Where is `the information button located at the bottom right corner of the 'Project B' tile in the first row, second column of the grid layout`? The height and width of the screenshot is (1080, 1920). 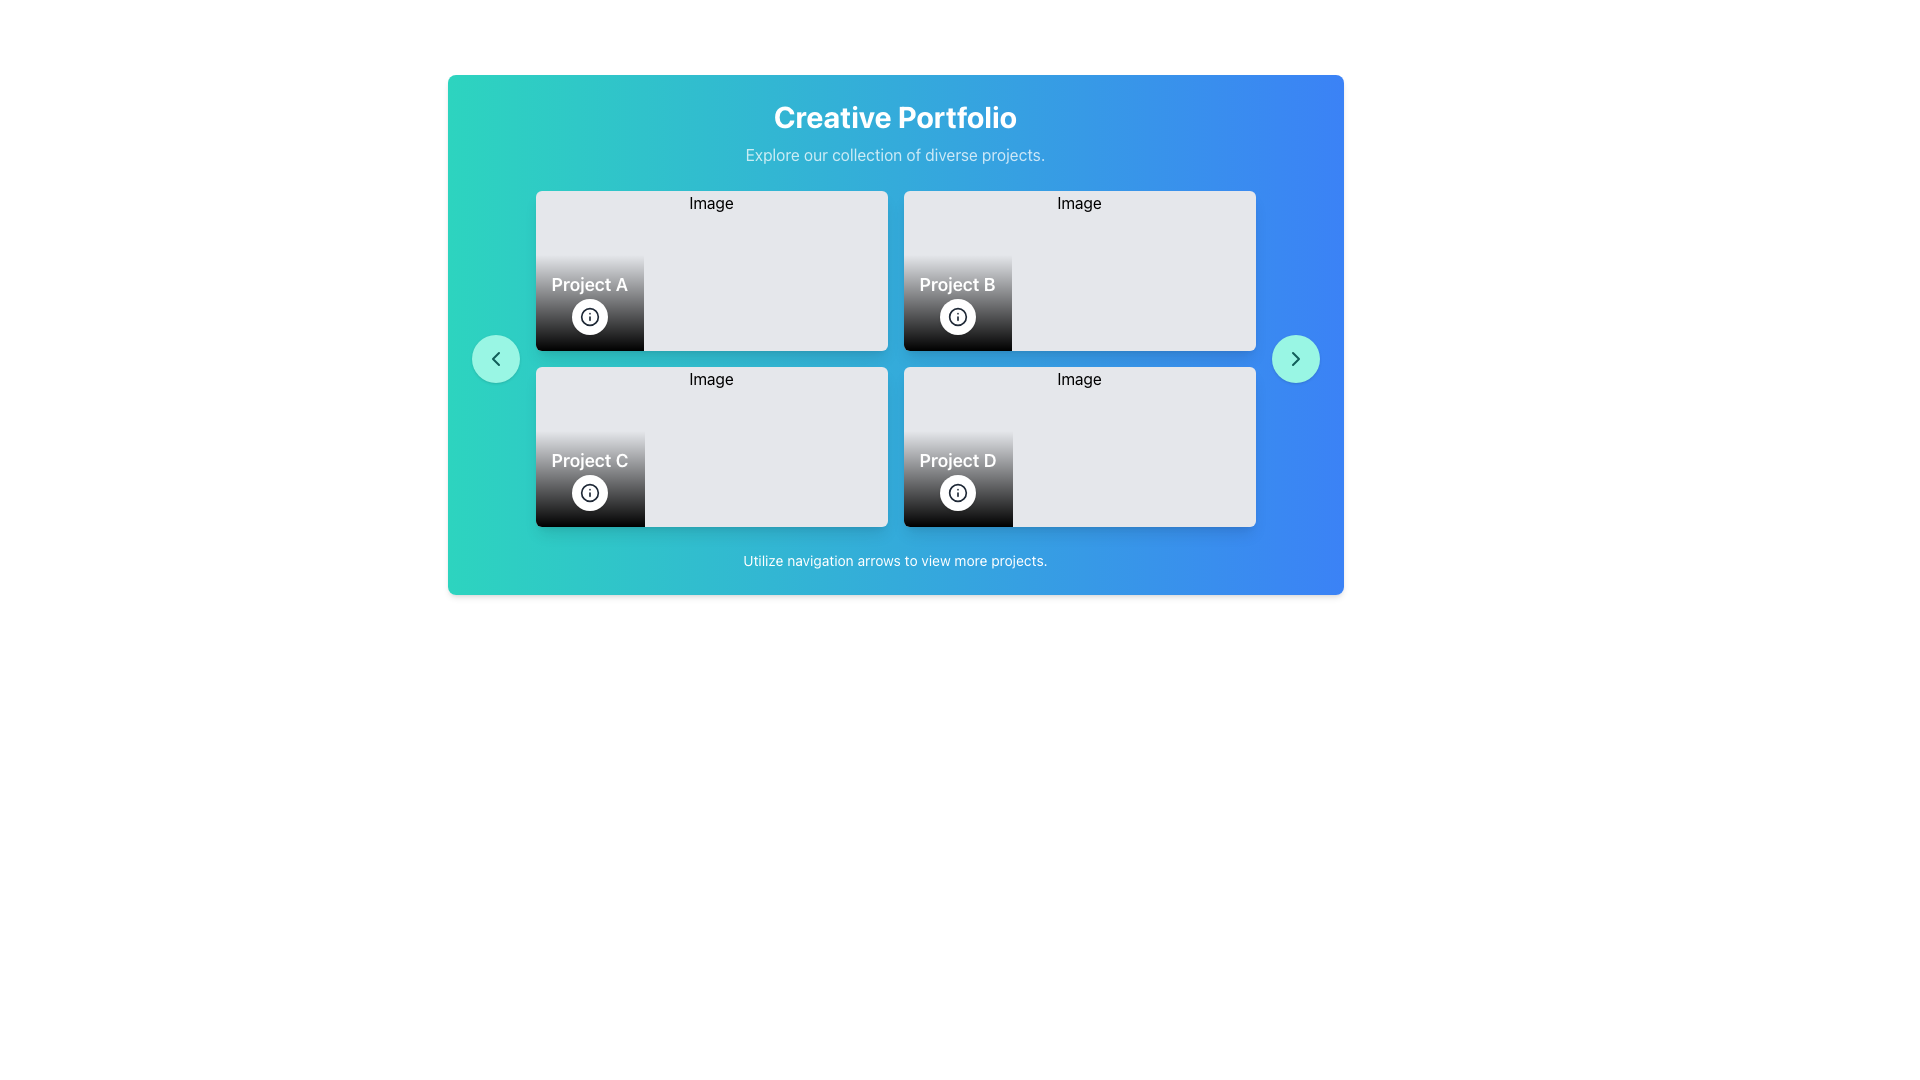 the information button located at the bottom right corner of the 'Project B' tile in the first row, second column of the grid layout is located at coordinates (956, 315).